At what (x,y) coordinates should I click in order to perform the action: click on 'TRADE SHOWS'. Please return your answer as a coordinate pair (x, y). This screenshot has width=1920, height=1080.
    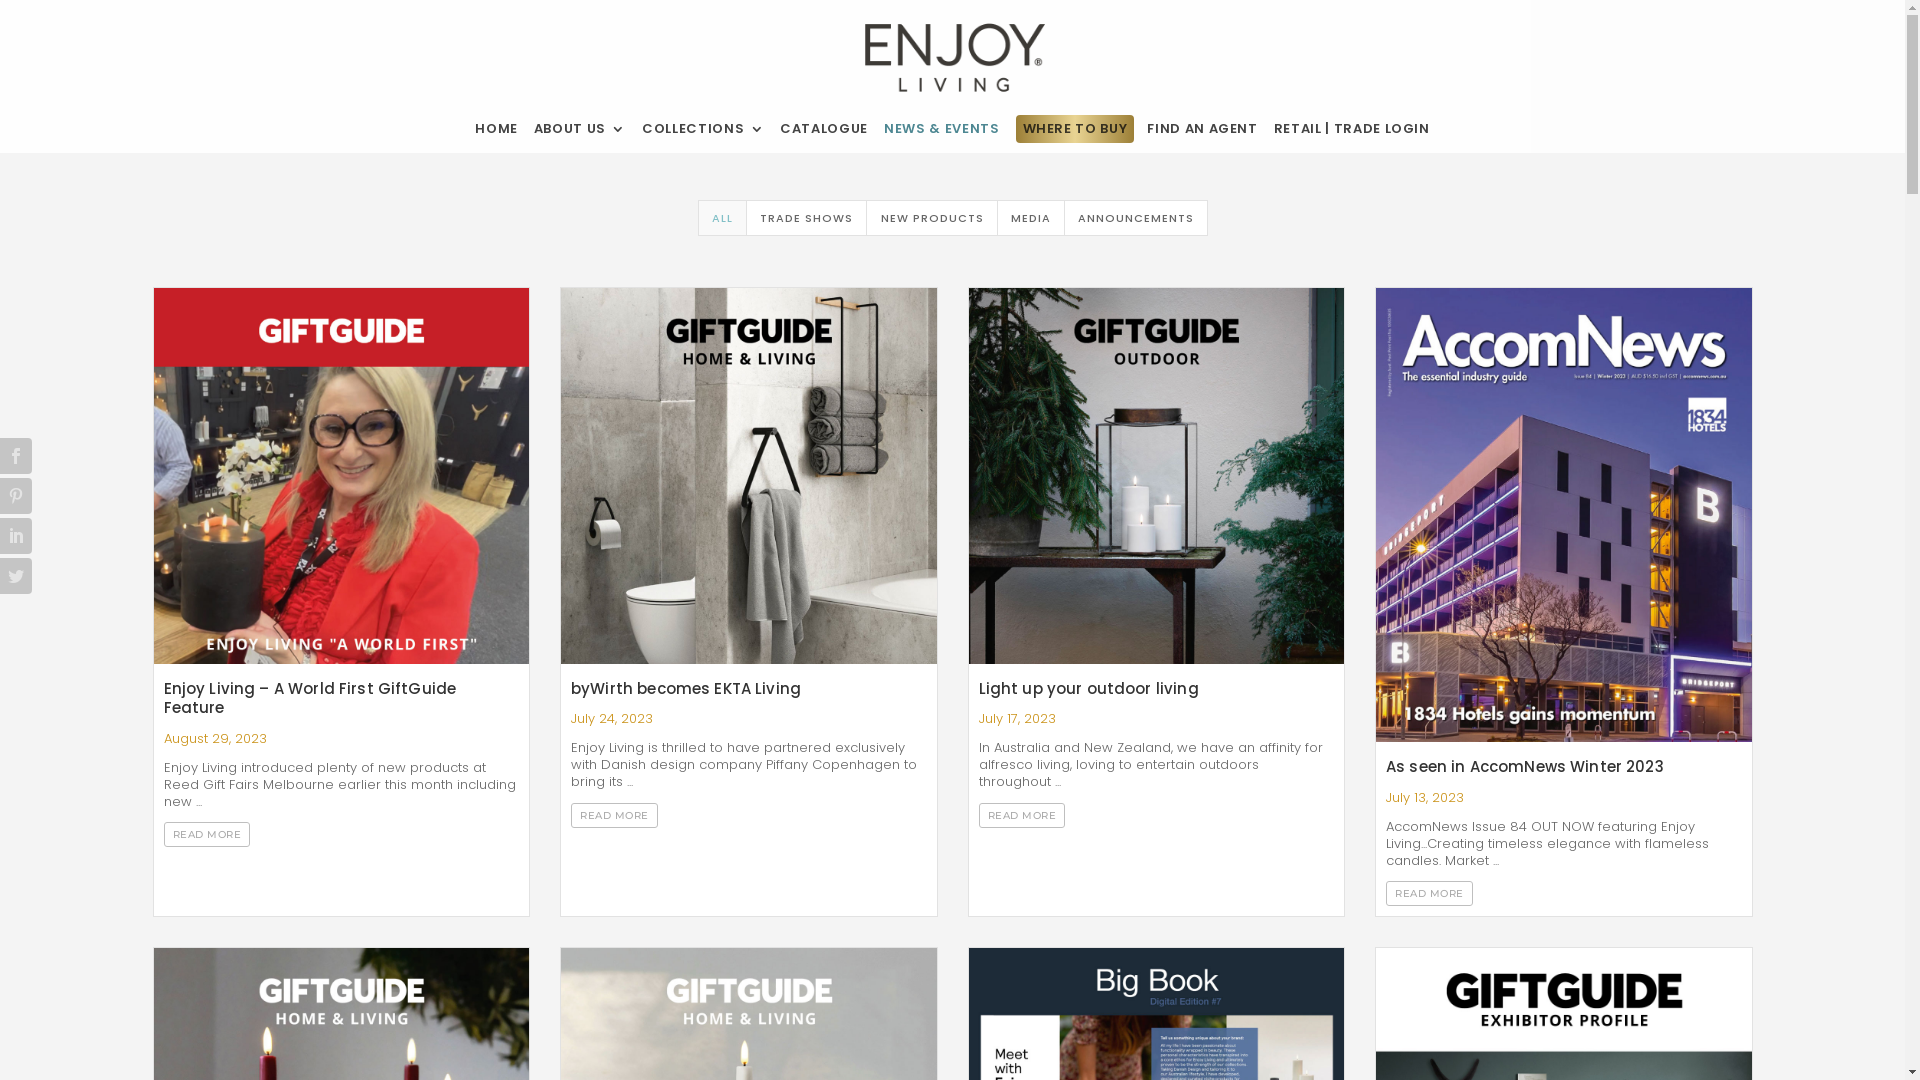
    Looking at the image, I should click on (744, 218).